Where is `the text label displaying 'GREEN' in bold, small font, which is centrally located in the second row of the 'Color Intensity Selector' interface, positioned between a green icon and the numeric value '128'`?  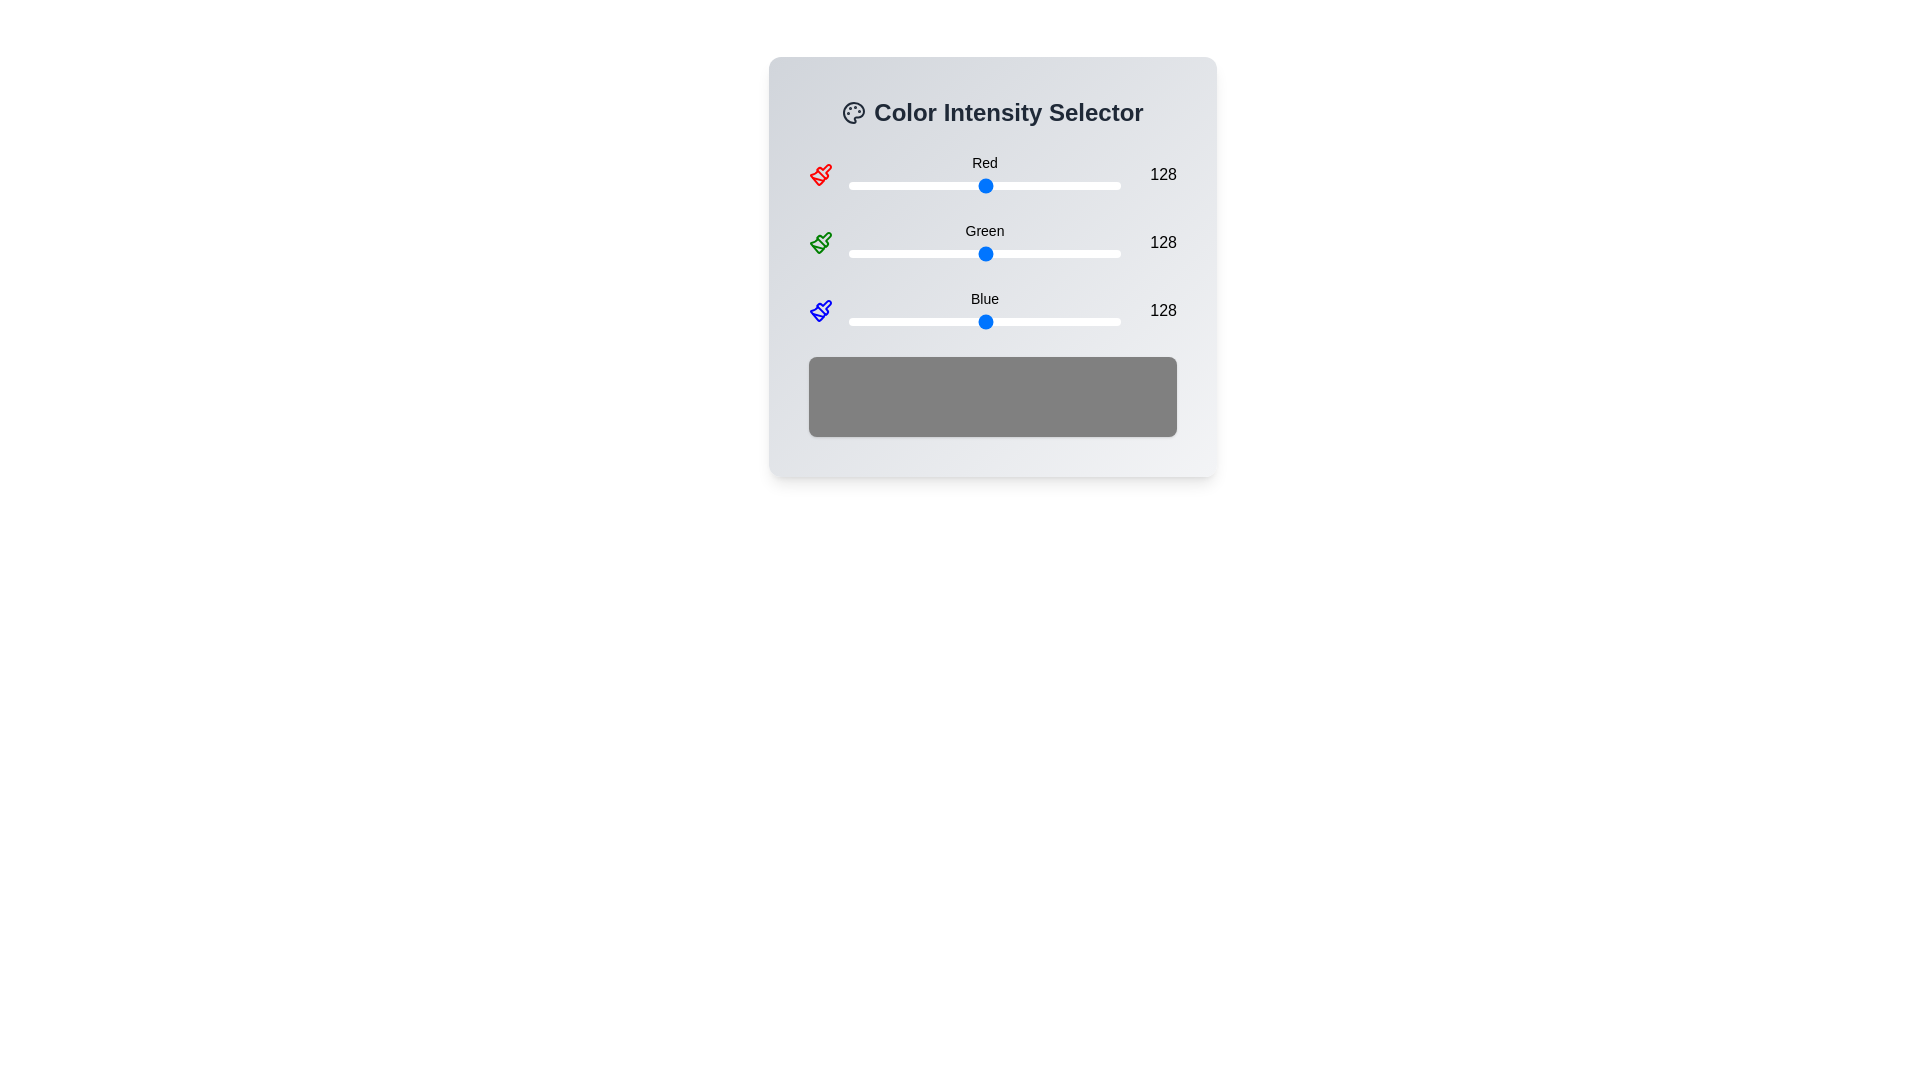
the text label displaying 'GREEN' in bold, small font, which is centrally located in the second row of the 'Color Intensity Selector' interface, positioned between a green icon and the numeric value '128' is located at coordinates (984, 230).